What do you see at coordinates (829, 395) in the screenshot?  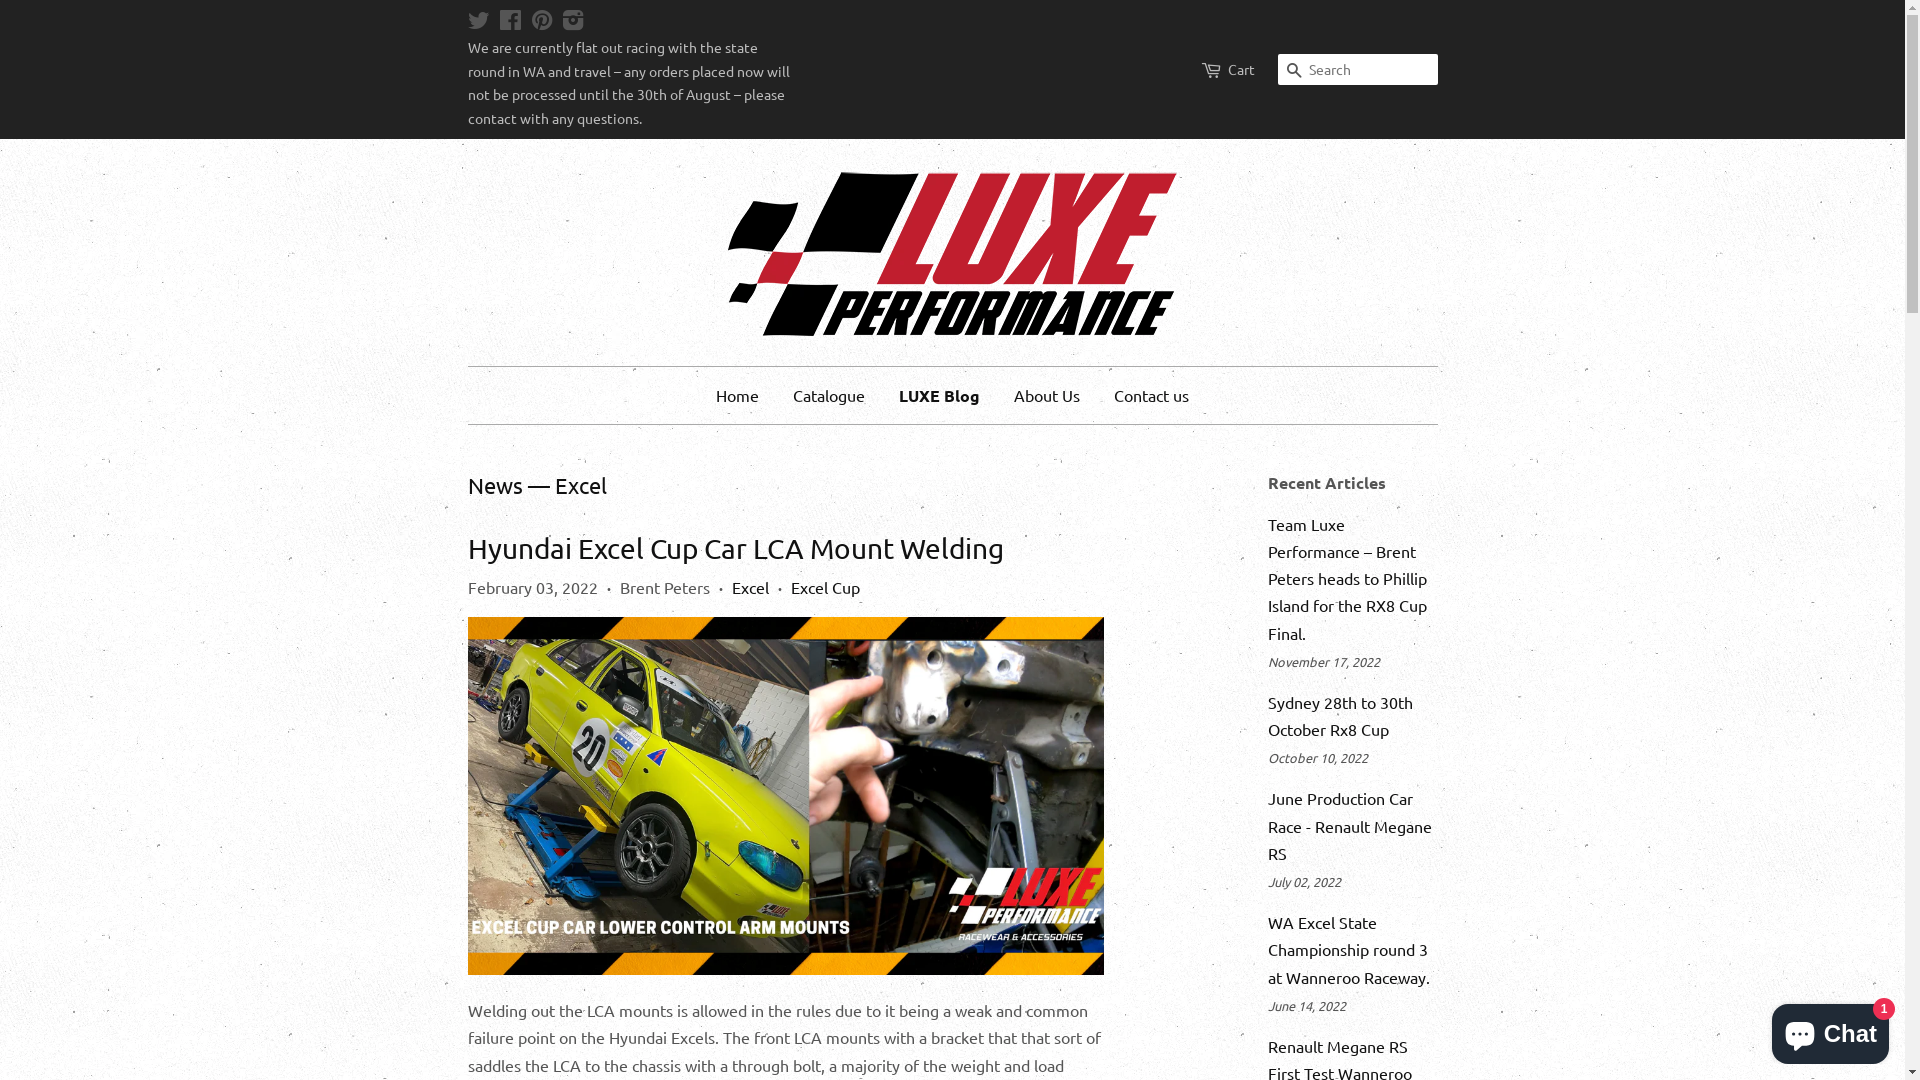 I see `'Catalogue'` at bounding box center [829, 395].